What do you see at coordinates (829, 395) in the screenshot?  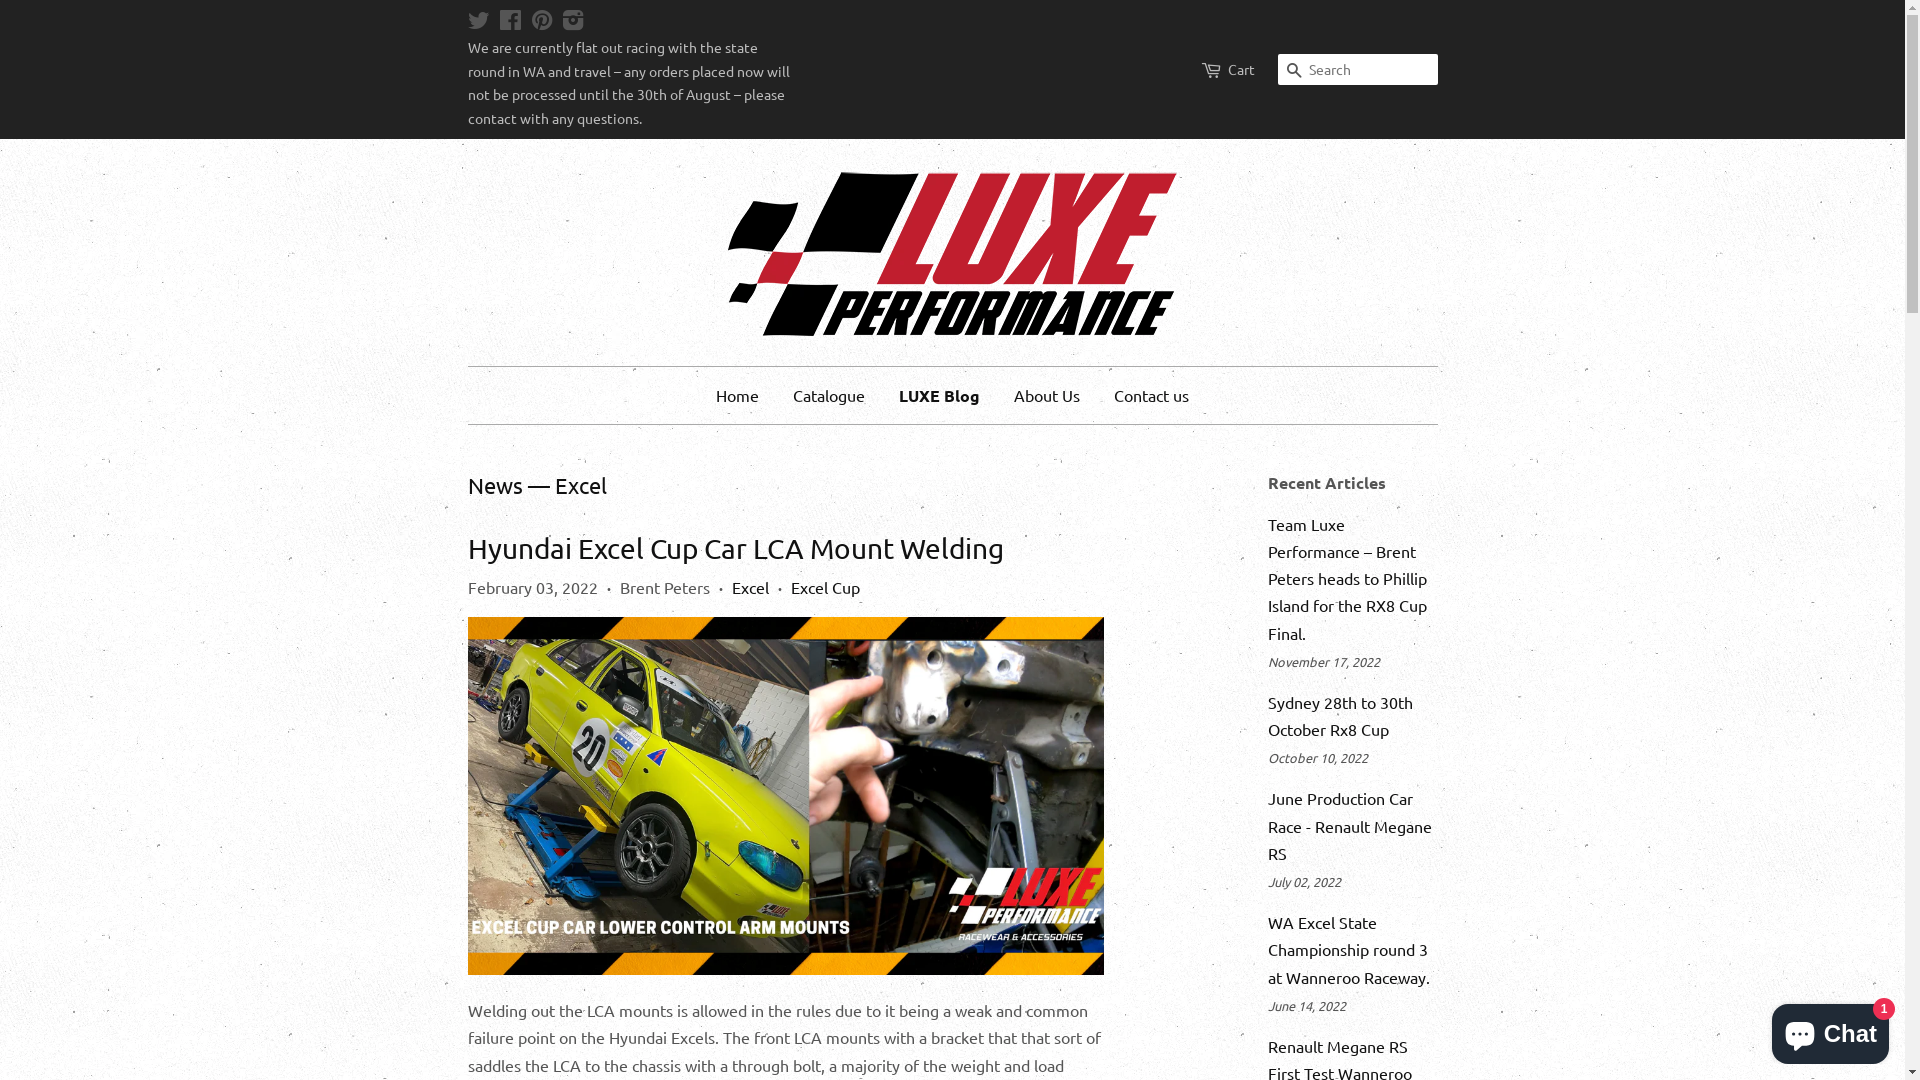 I see `'Catalogue'` at bounding box center [829, 395].